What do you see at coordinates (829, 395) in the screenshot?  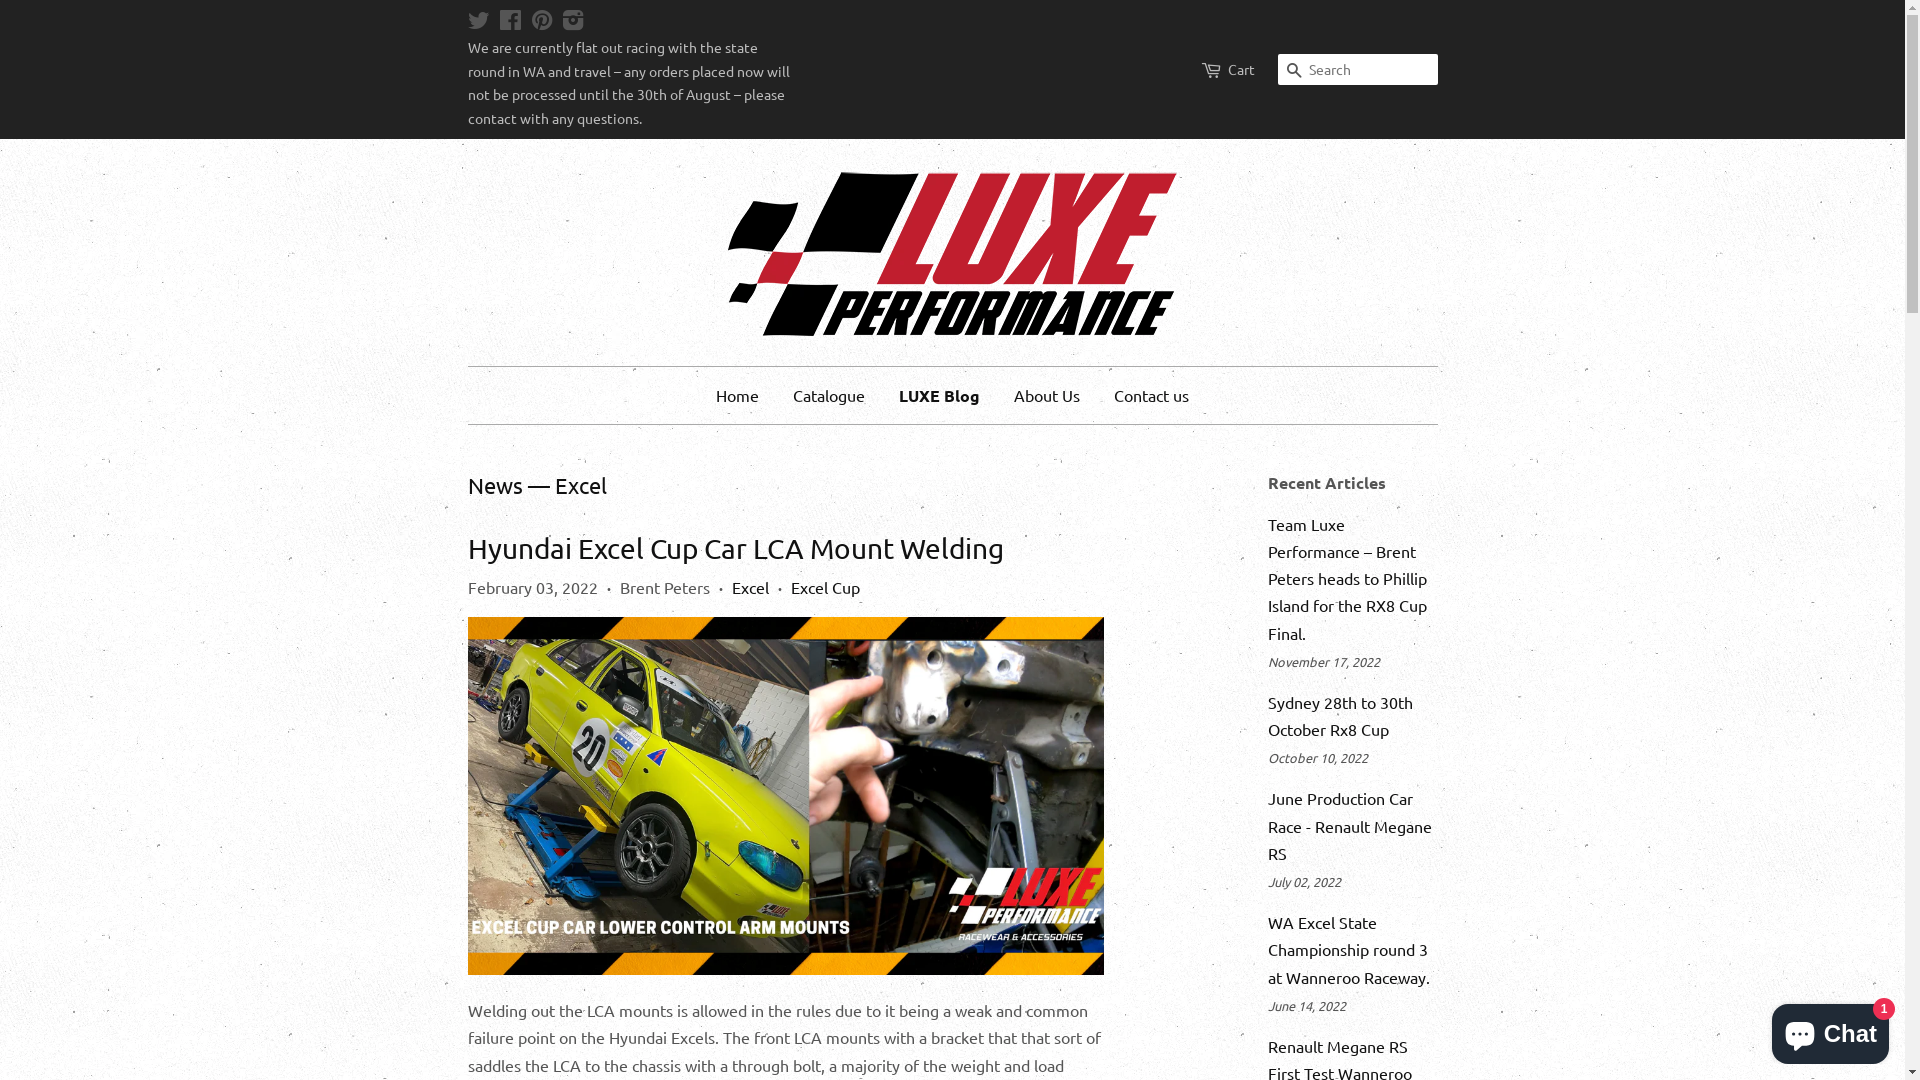 I see `'Catalogue'` at bounding box center [829, 395].